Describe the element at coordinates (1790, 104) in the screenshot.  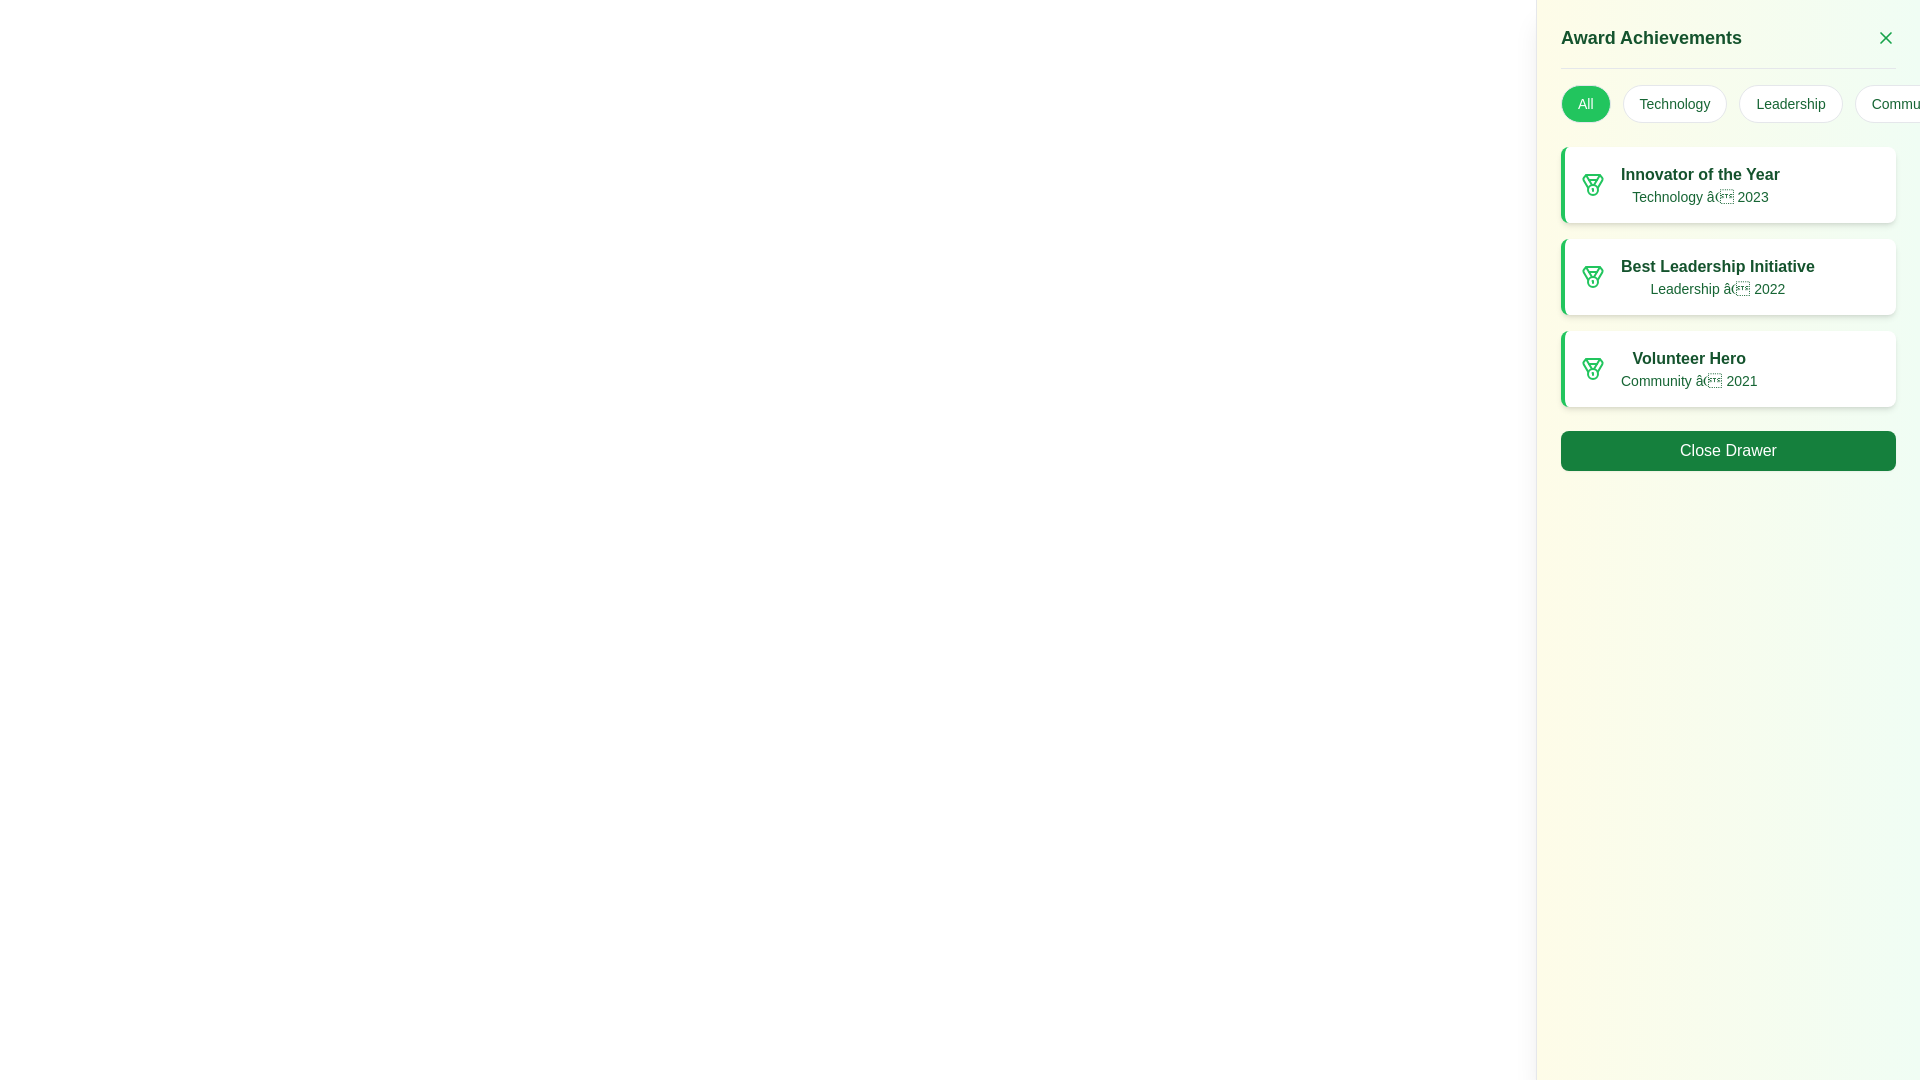
I see `the third button labeled 'Leadership' in the category filter section` at that location.